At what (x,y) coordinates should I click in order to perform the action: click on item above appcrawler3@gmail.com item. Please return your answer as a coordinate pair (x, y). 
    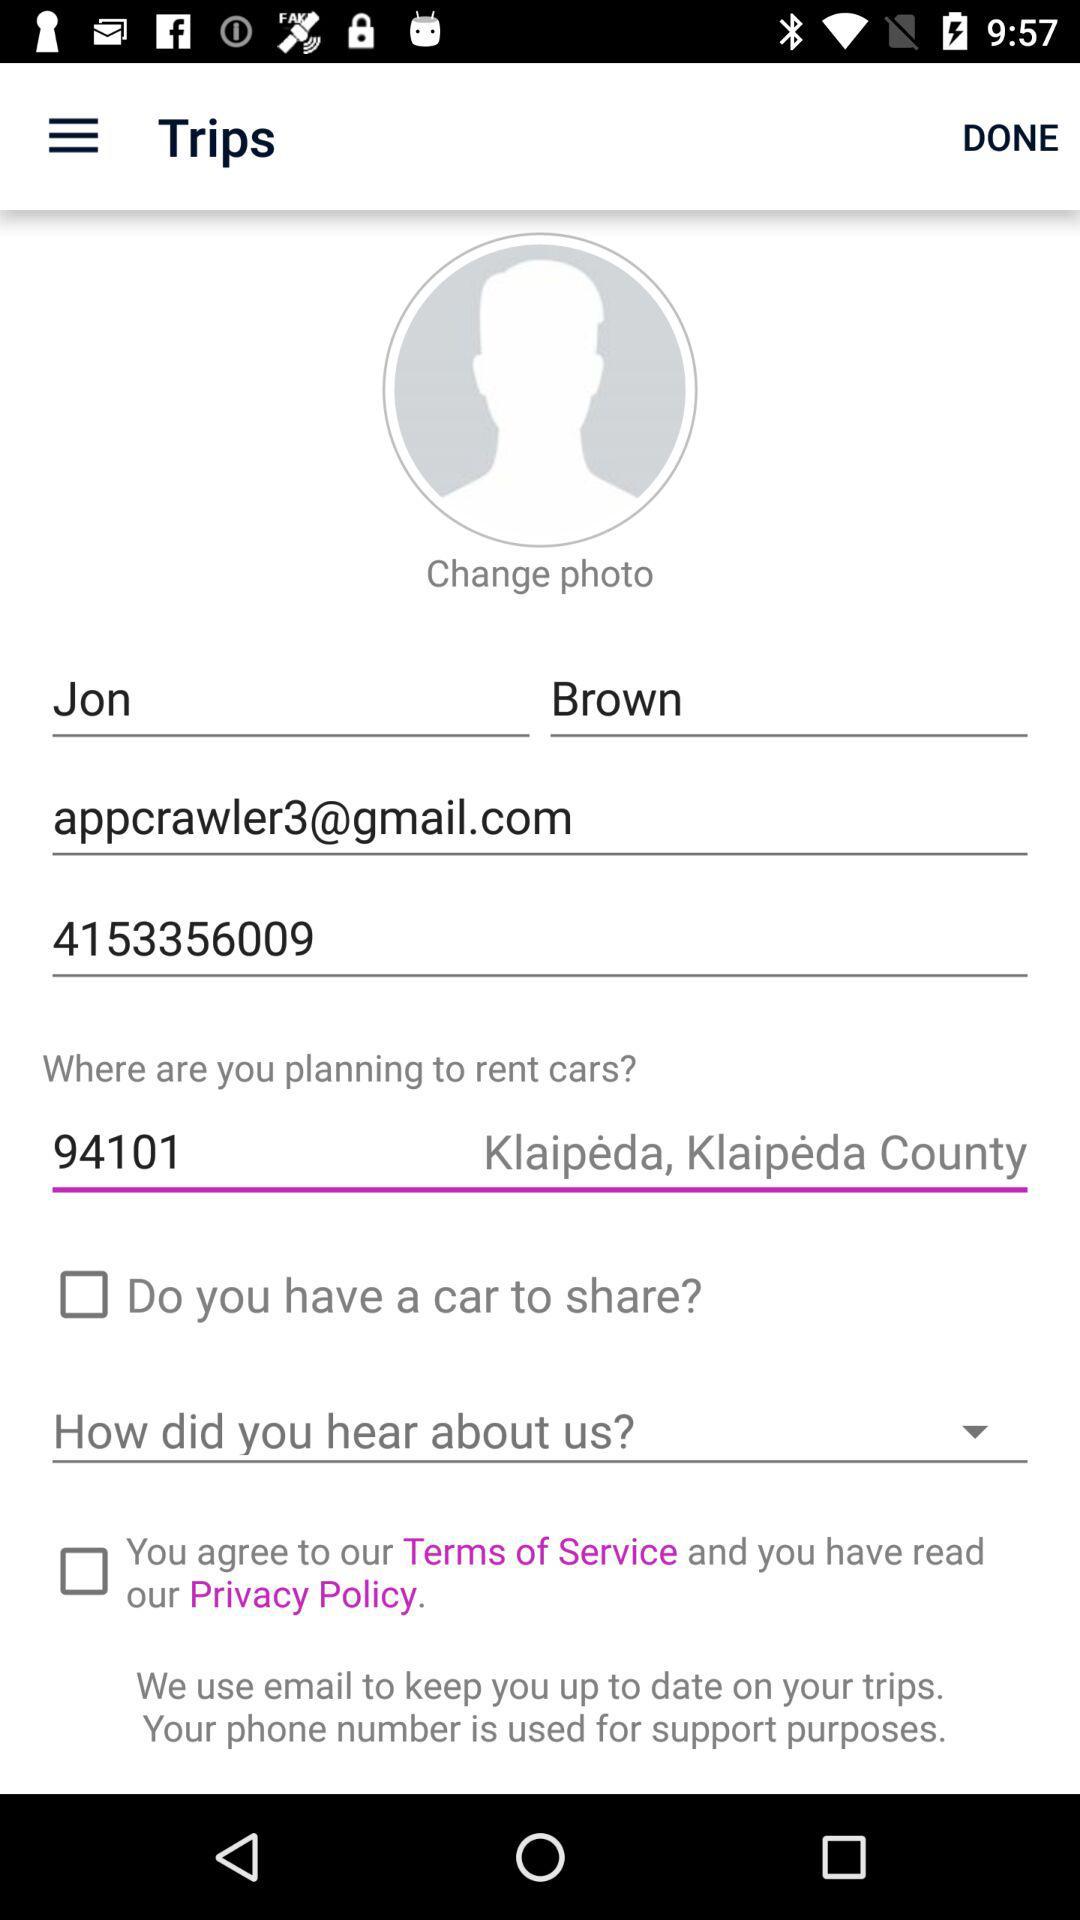
    Looking at the image, I should click on (788, 698).